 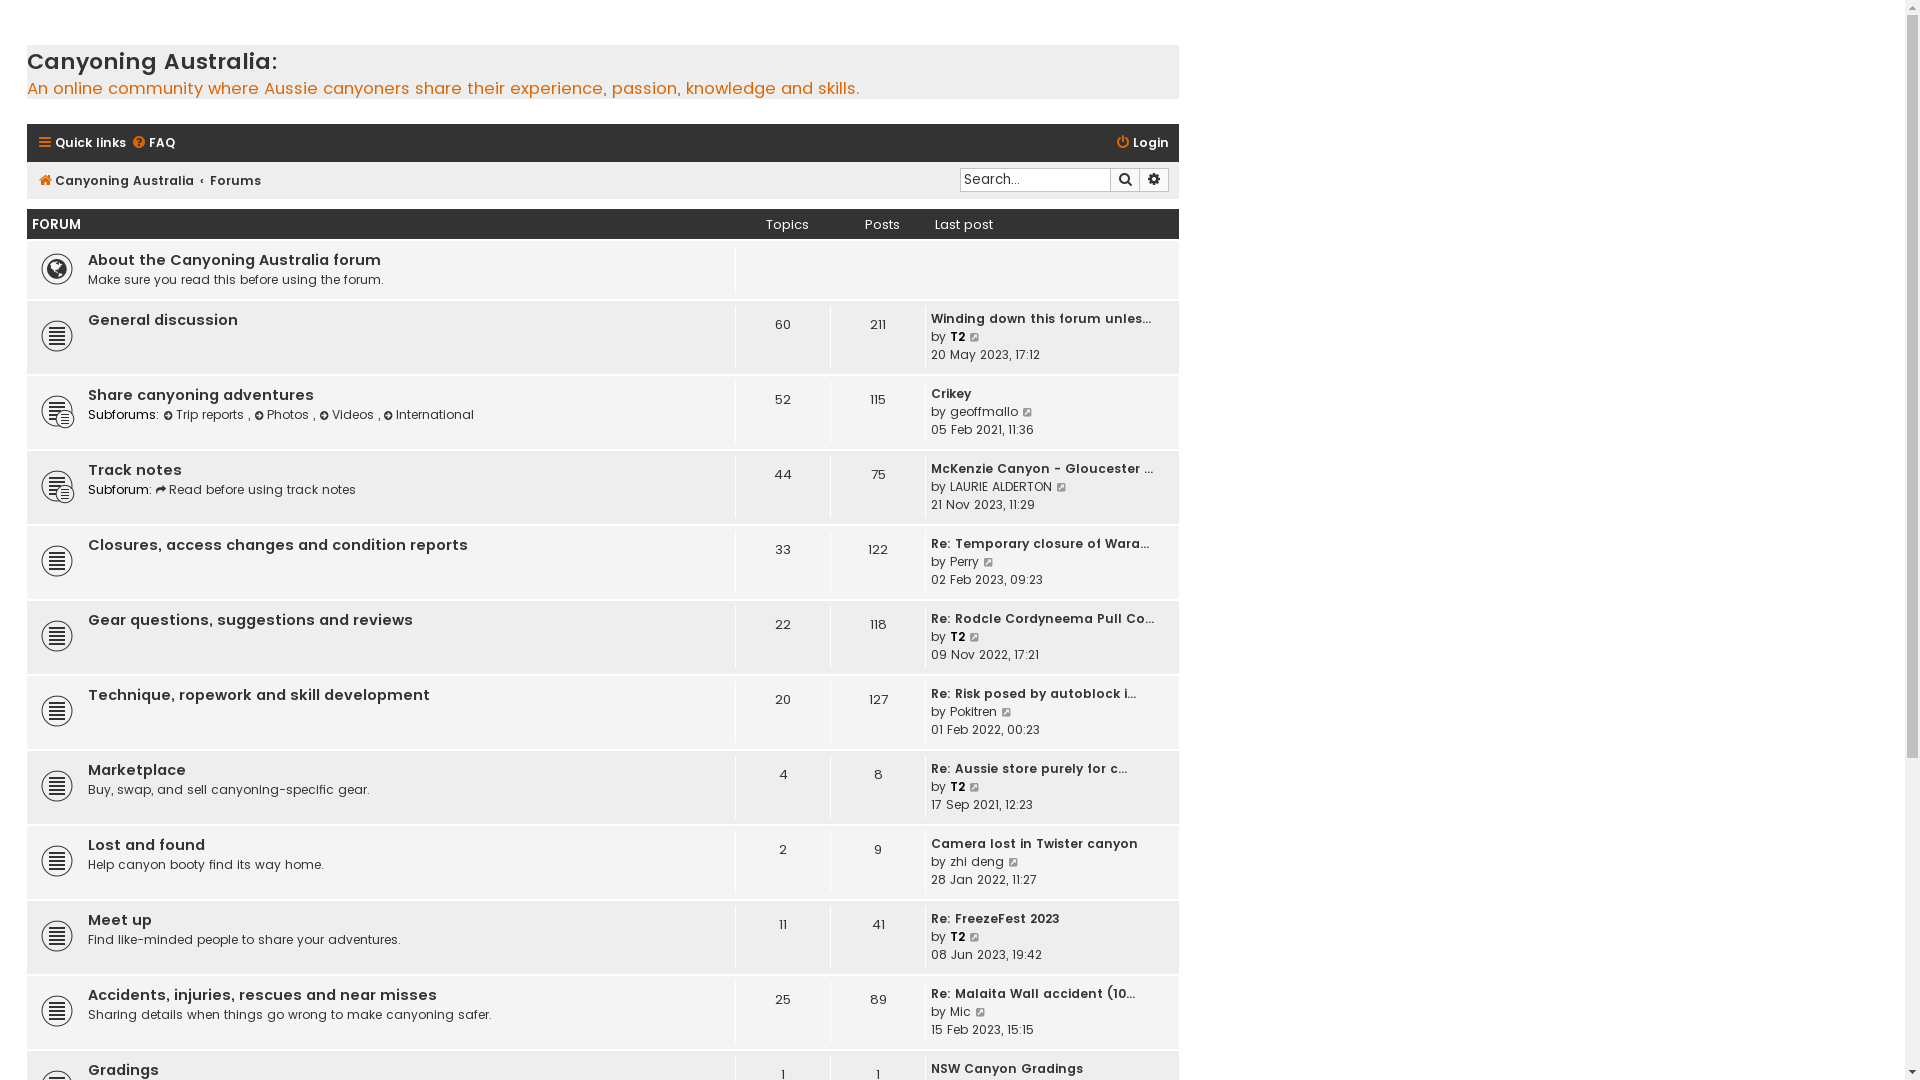 What do you see at coordinates (983, 411) in the screenshot?
I see `'geoffmallo'` at bounding box center [983, 411].